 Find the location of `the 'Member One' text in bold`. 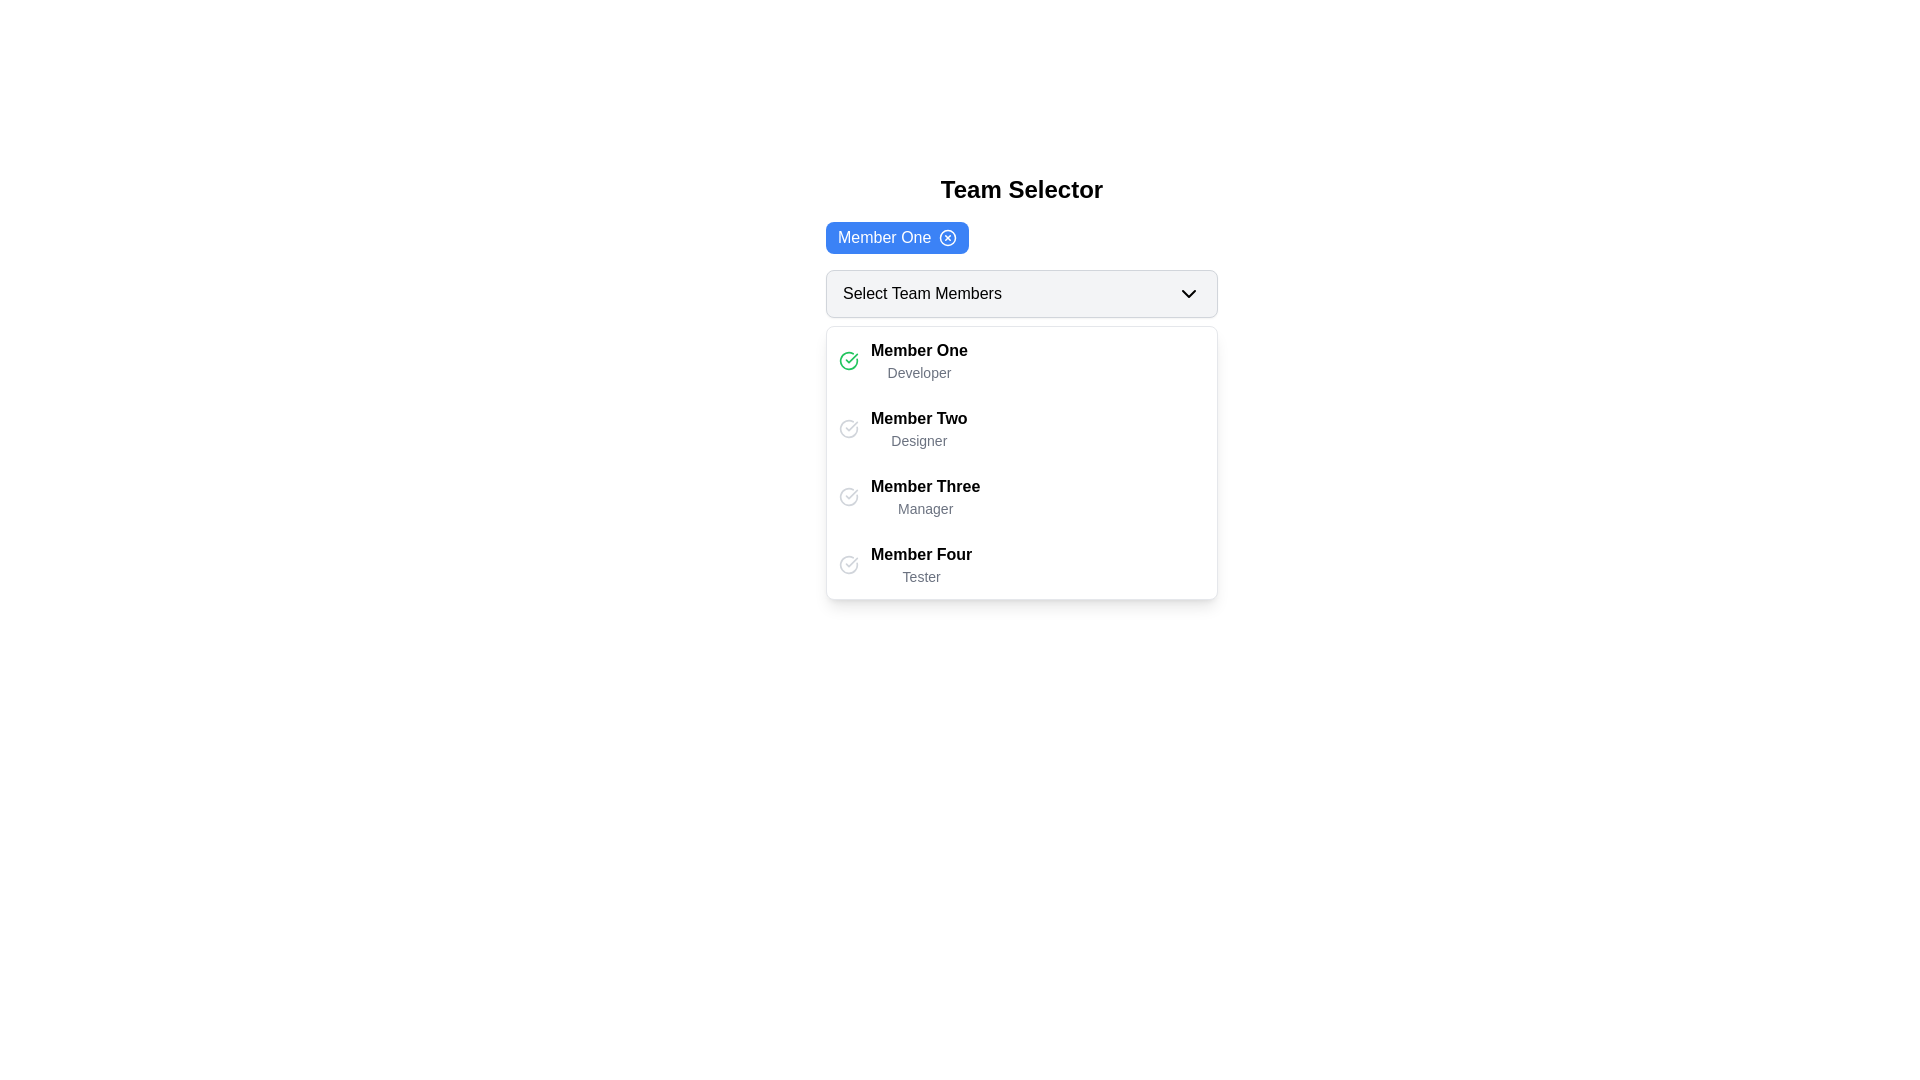

the 'Member One' text in bold is located at coordinates (918, 361).